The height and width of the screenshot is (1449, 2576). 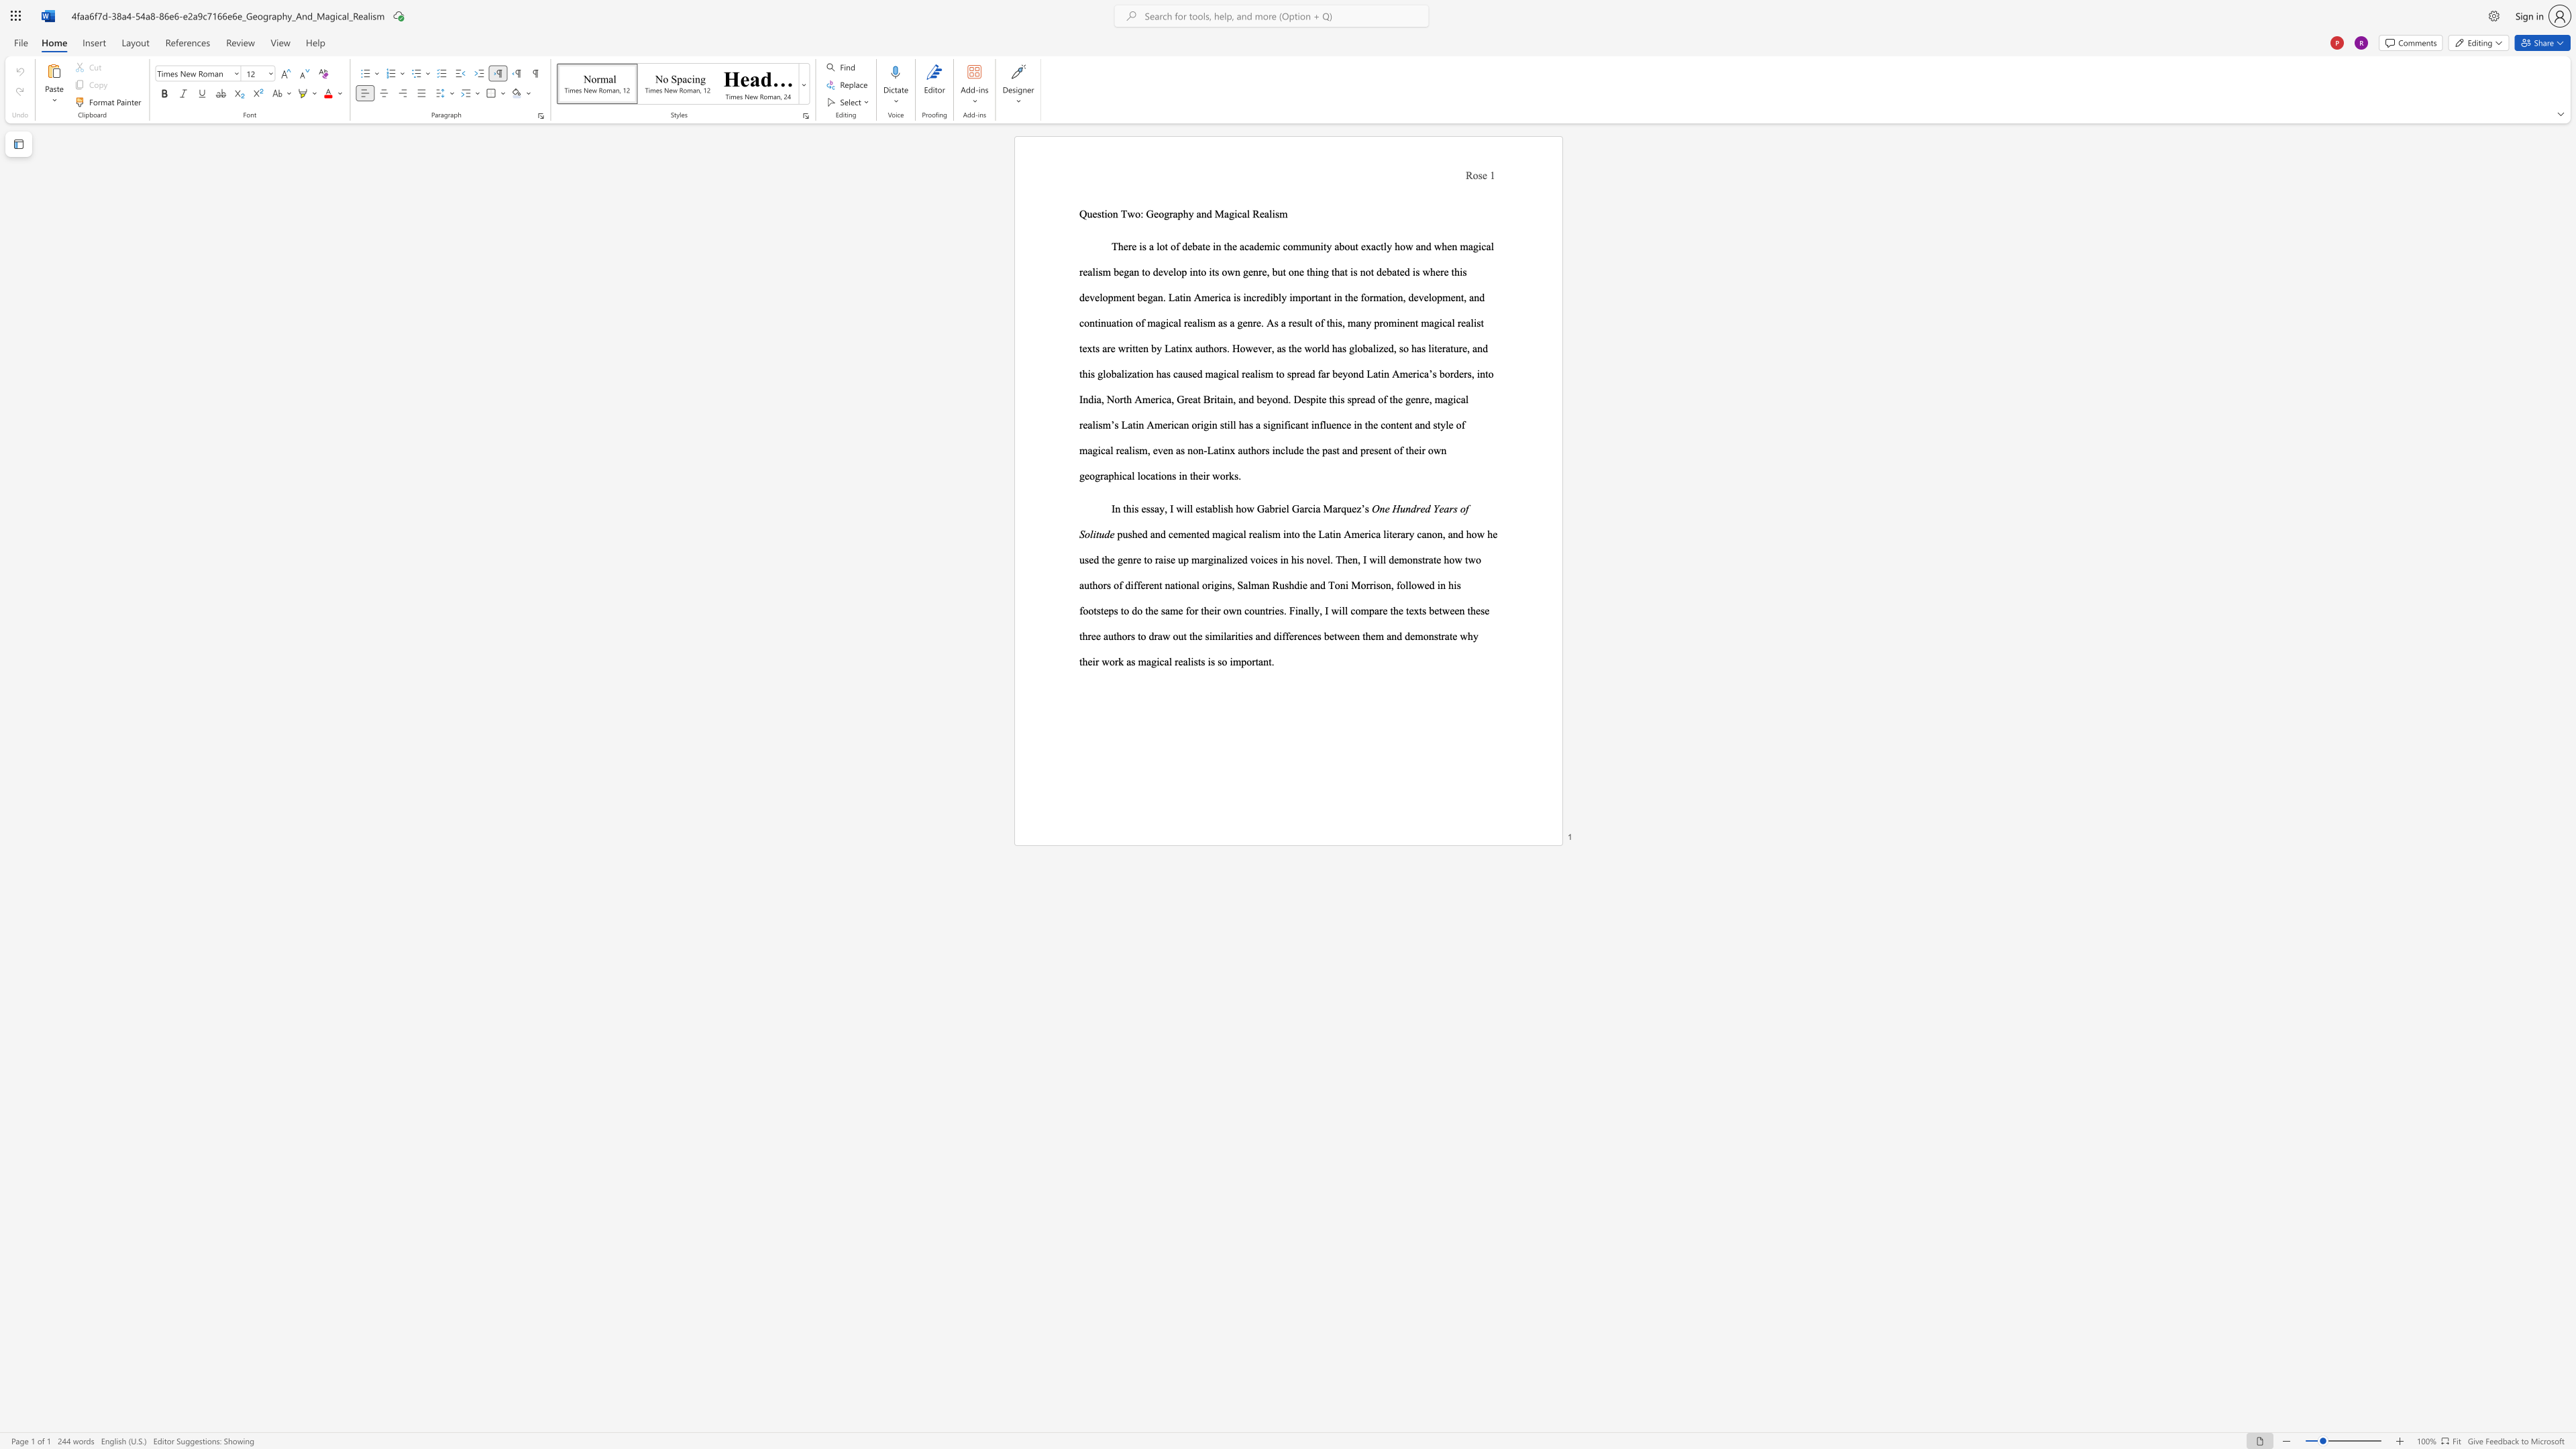 What do you see at coordinates (1129, 635) in the screenshot?
I see `the subset text "s to draw out the similarities and differ" within the text "to do the same for their own countries. Finally, I will compare the texts between these three authors to draw out the similarities and differences between them and"` at bounding box center [1129, 635].